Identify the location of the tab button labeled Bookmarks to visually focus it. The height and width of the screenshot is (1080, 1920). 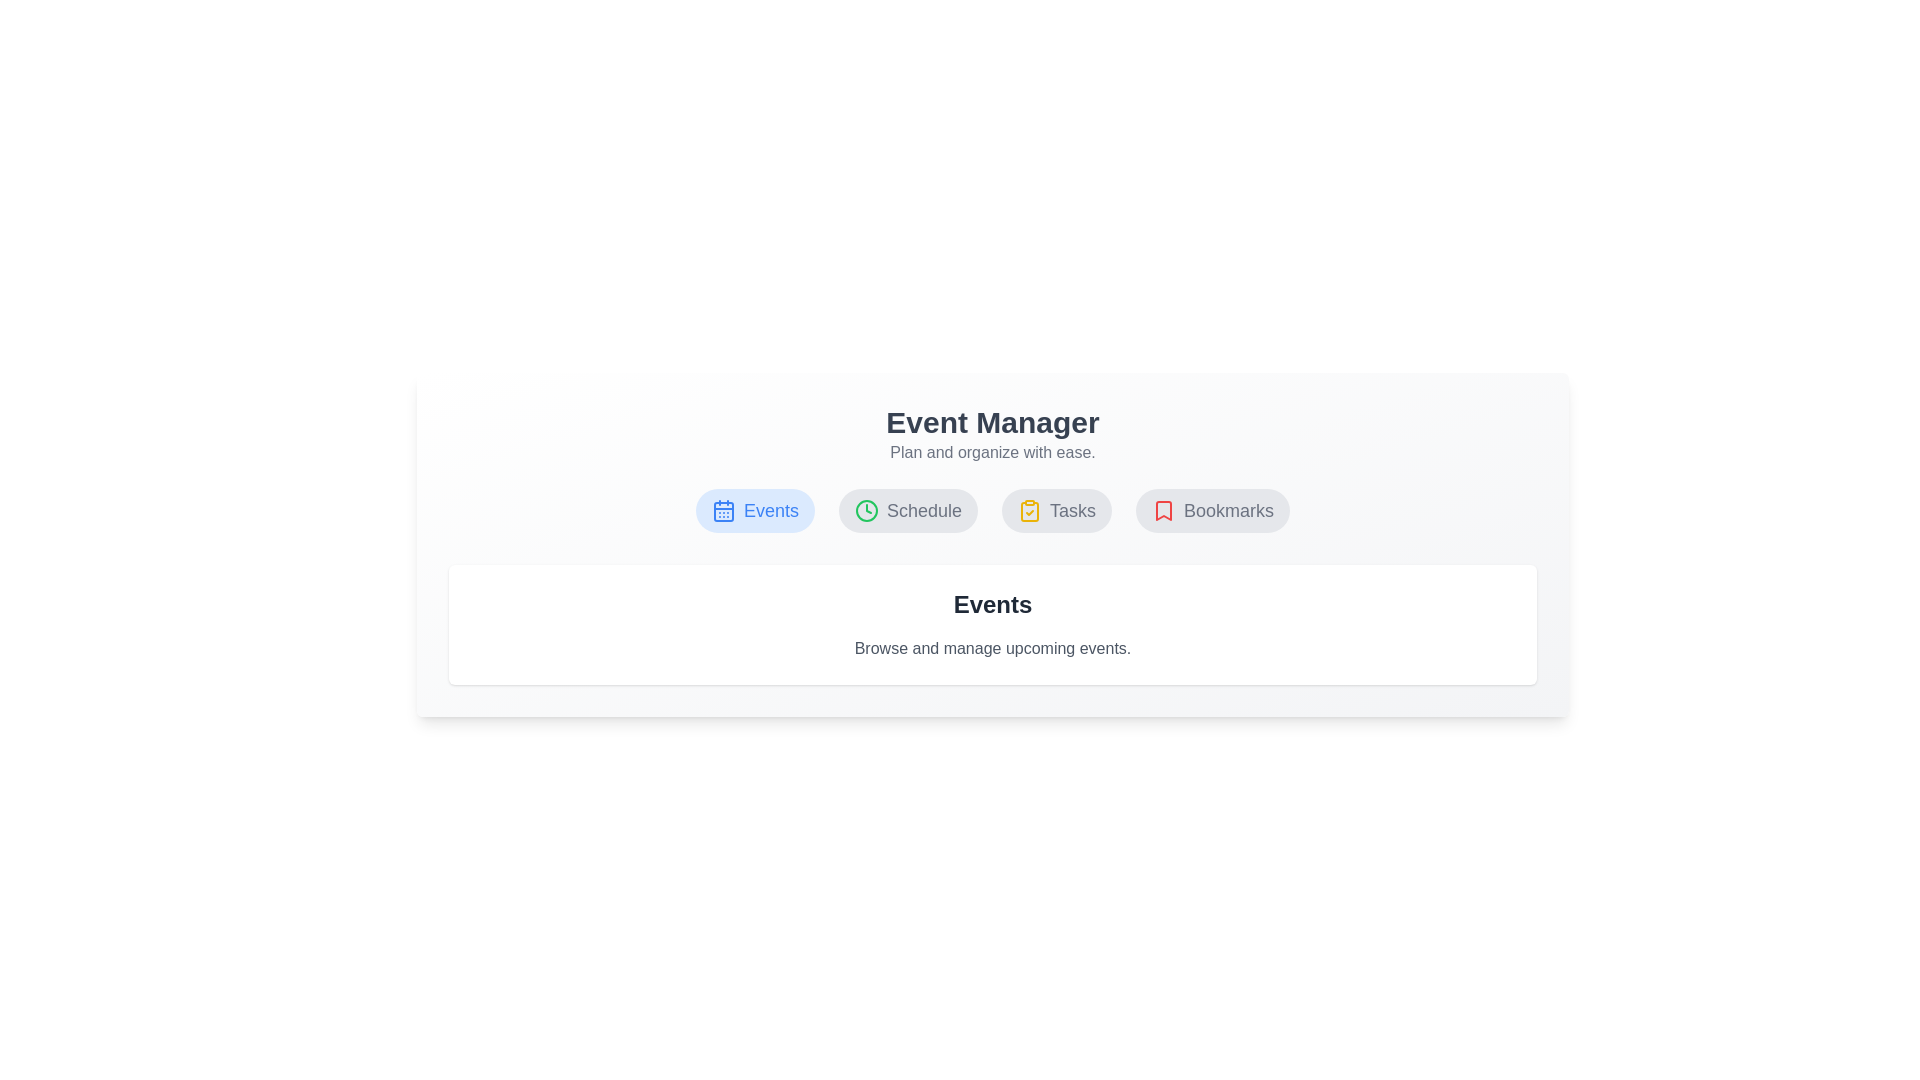
(1212, 509).